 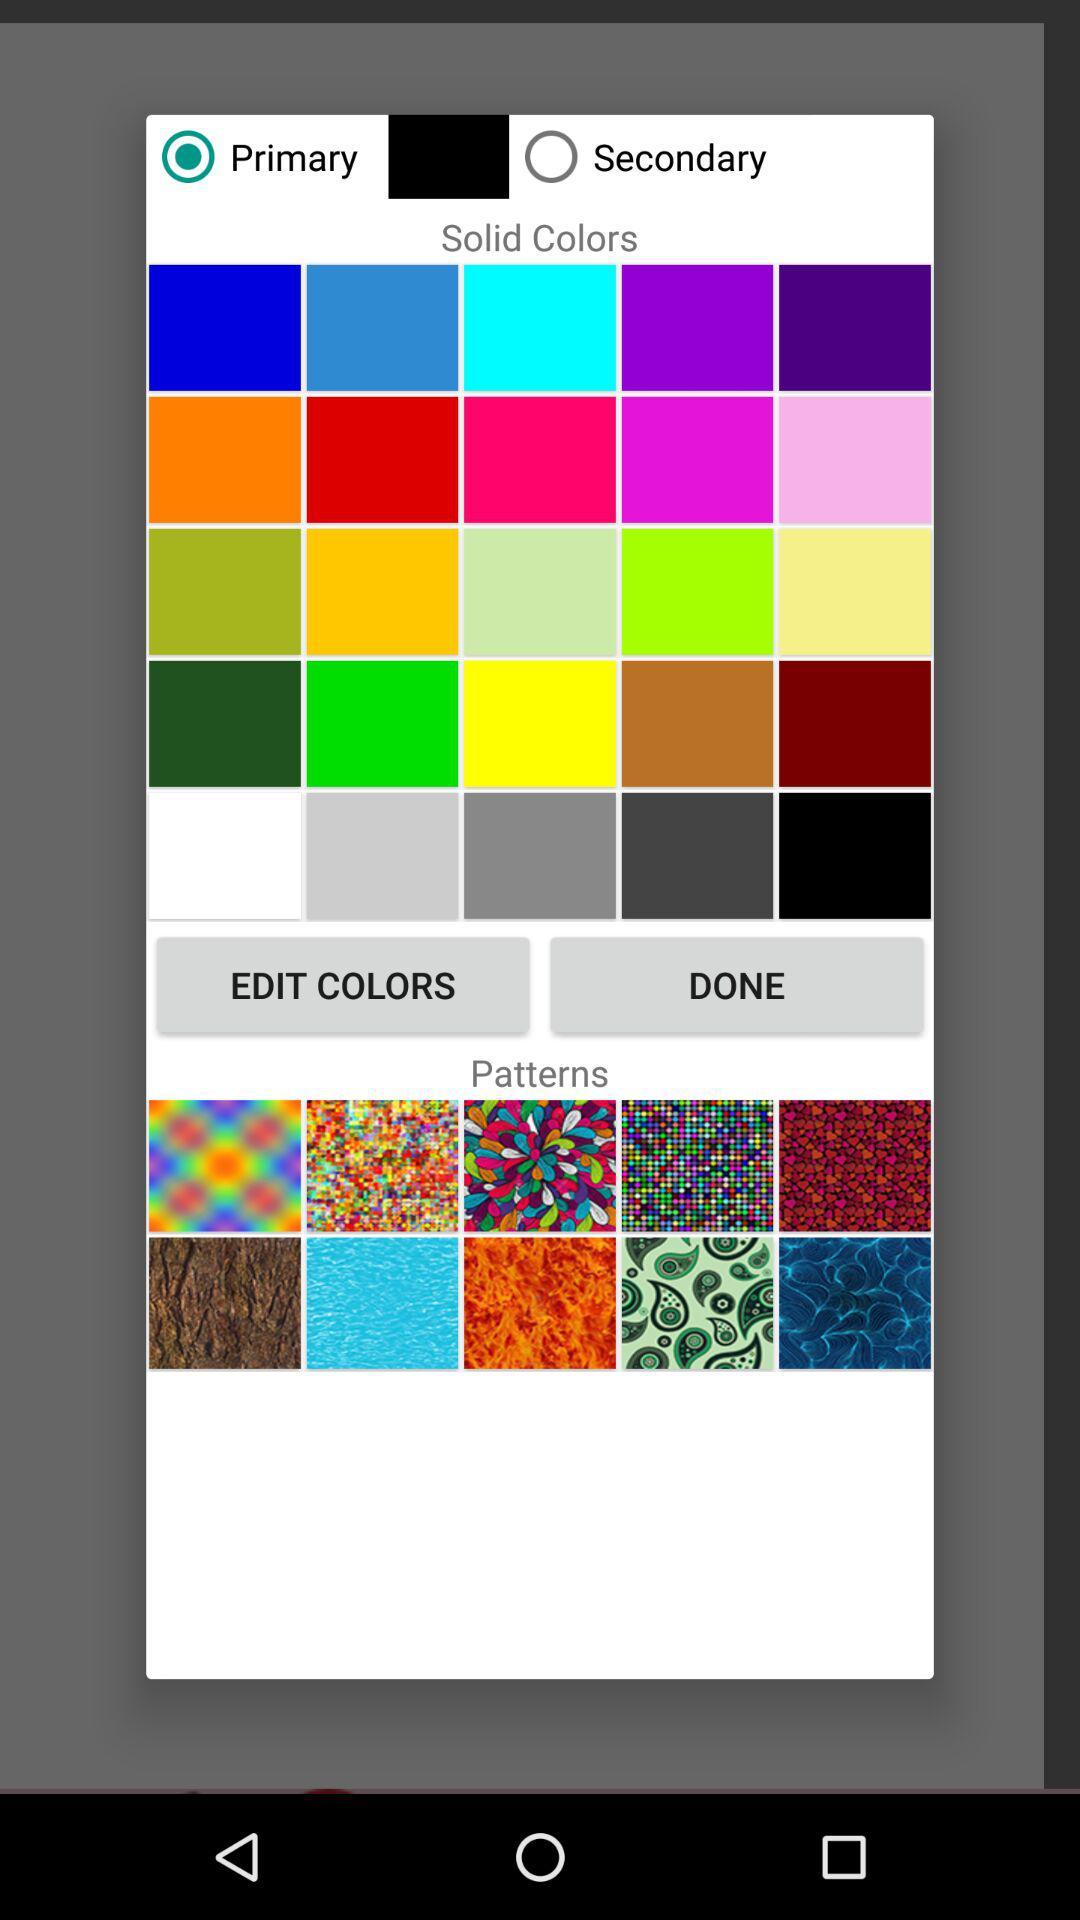 What do you see at coordinates (696, 1303) in the screenshot?
I see `paisley pattern` at bounding box center [696, 1303].